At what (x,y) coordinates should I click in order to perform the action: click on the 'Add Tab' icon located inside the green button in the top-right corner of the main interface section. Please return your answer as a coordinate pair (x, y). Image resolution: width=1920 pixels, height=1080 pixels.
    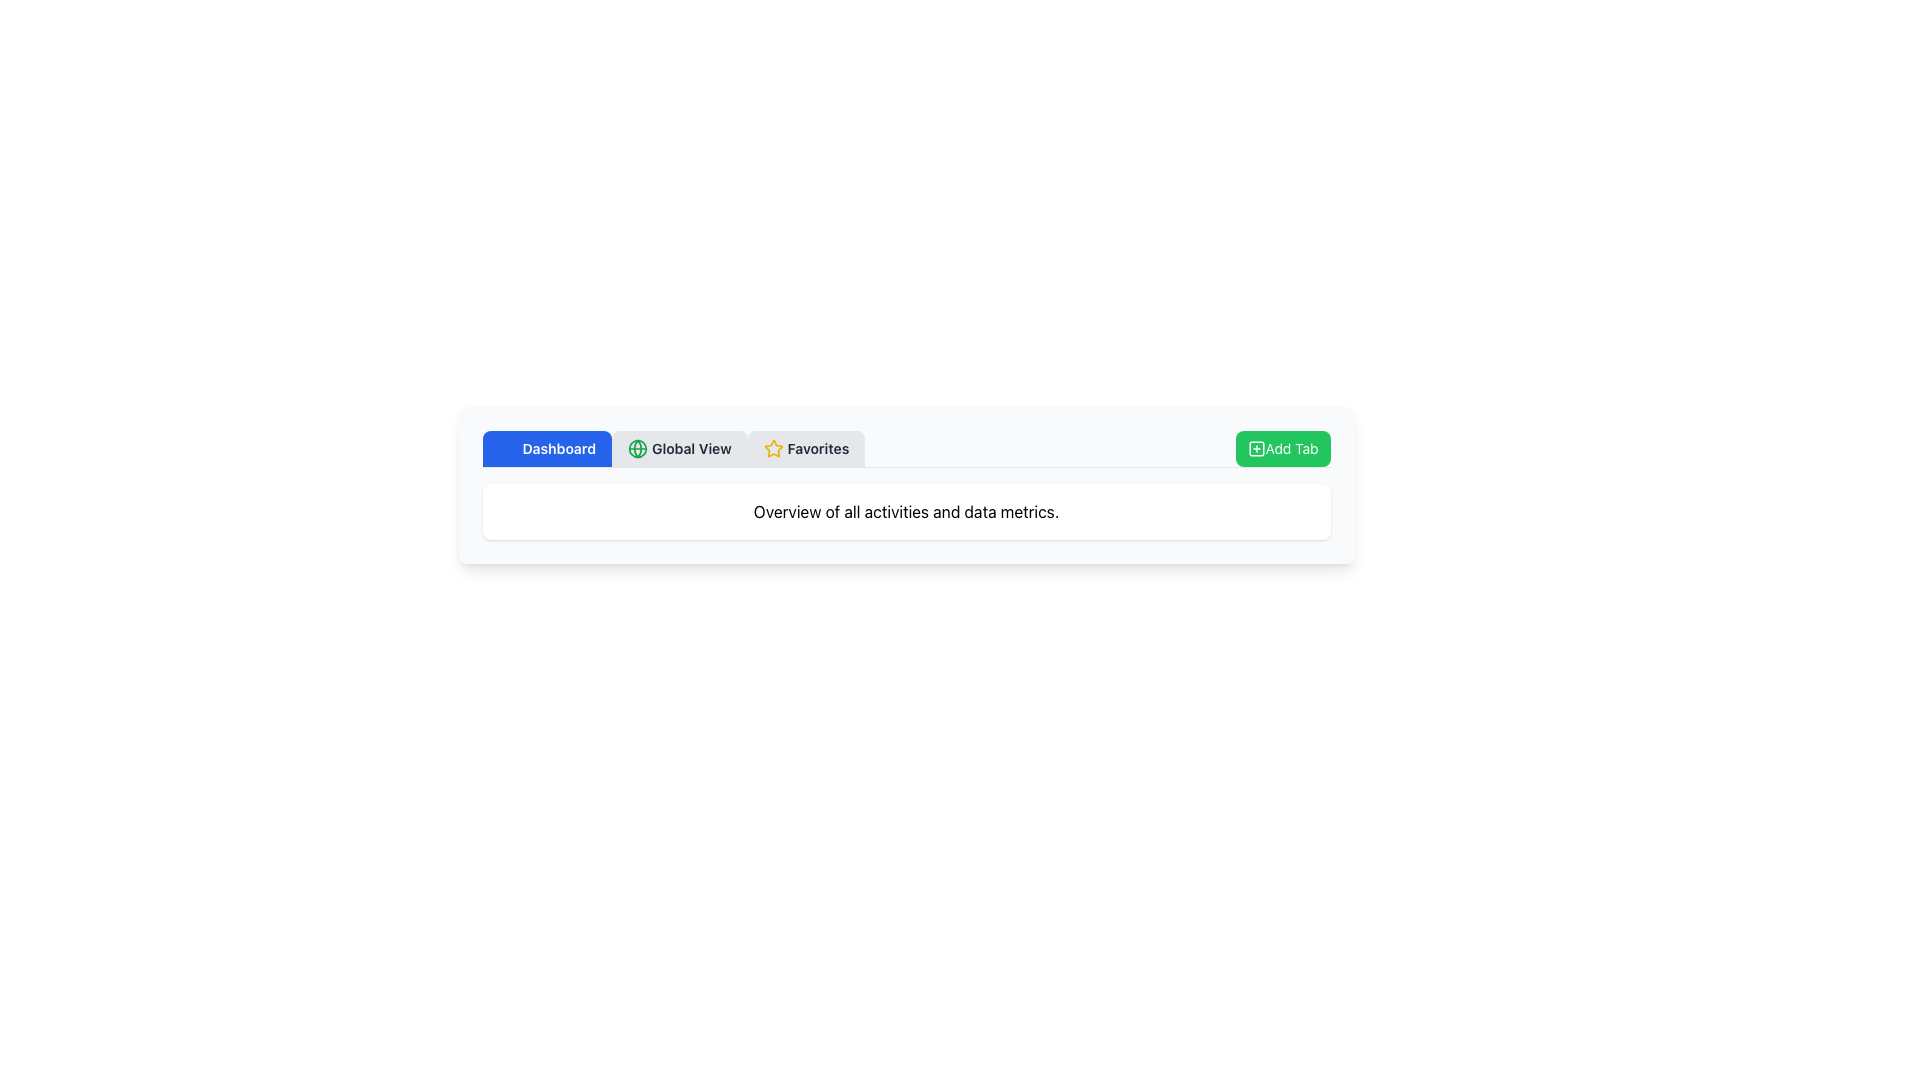
    Looking at the image, I should click on (1255, 447).